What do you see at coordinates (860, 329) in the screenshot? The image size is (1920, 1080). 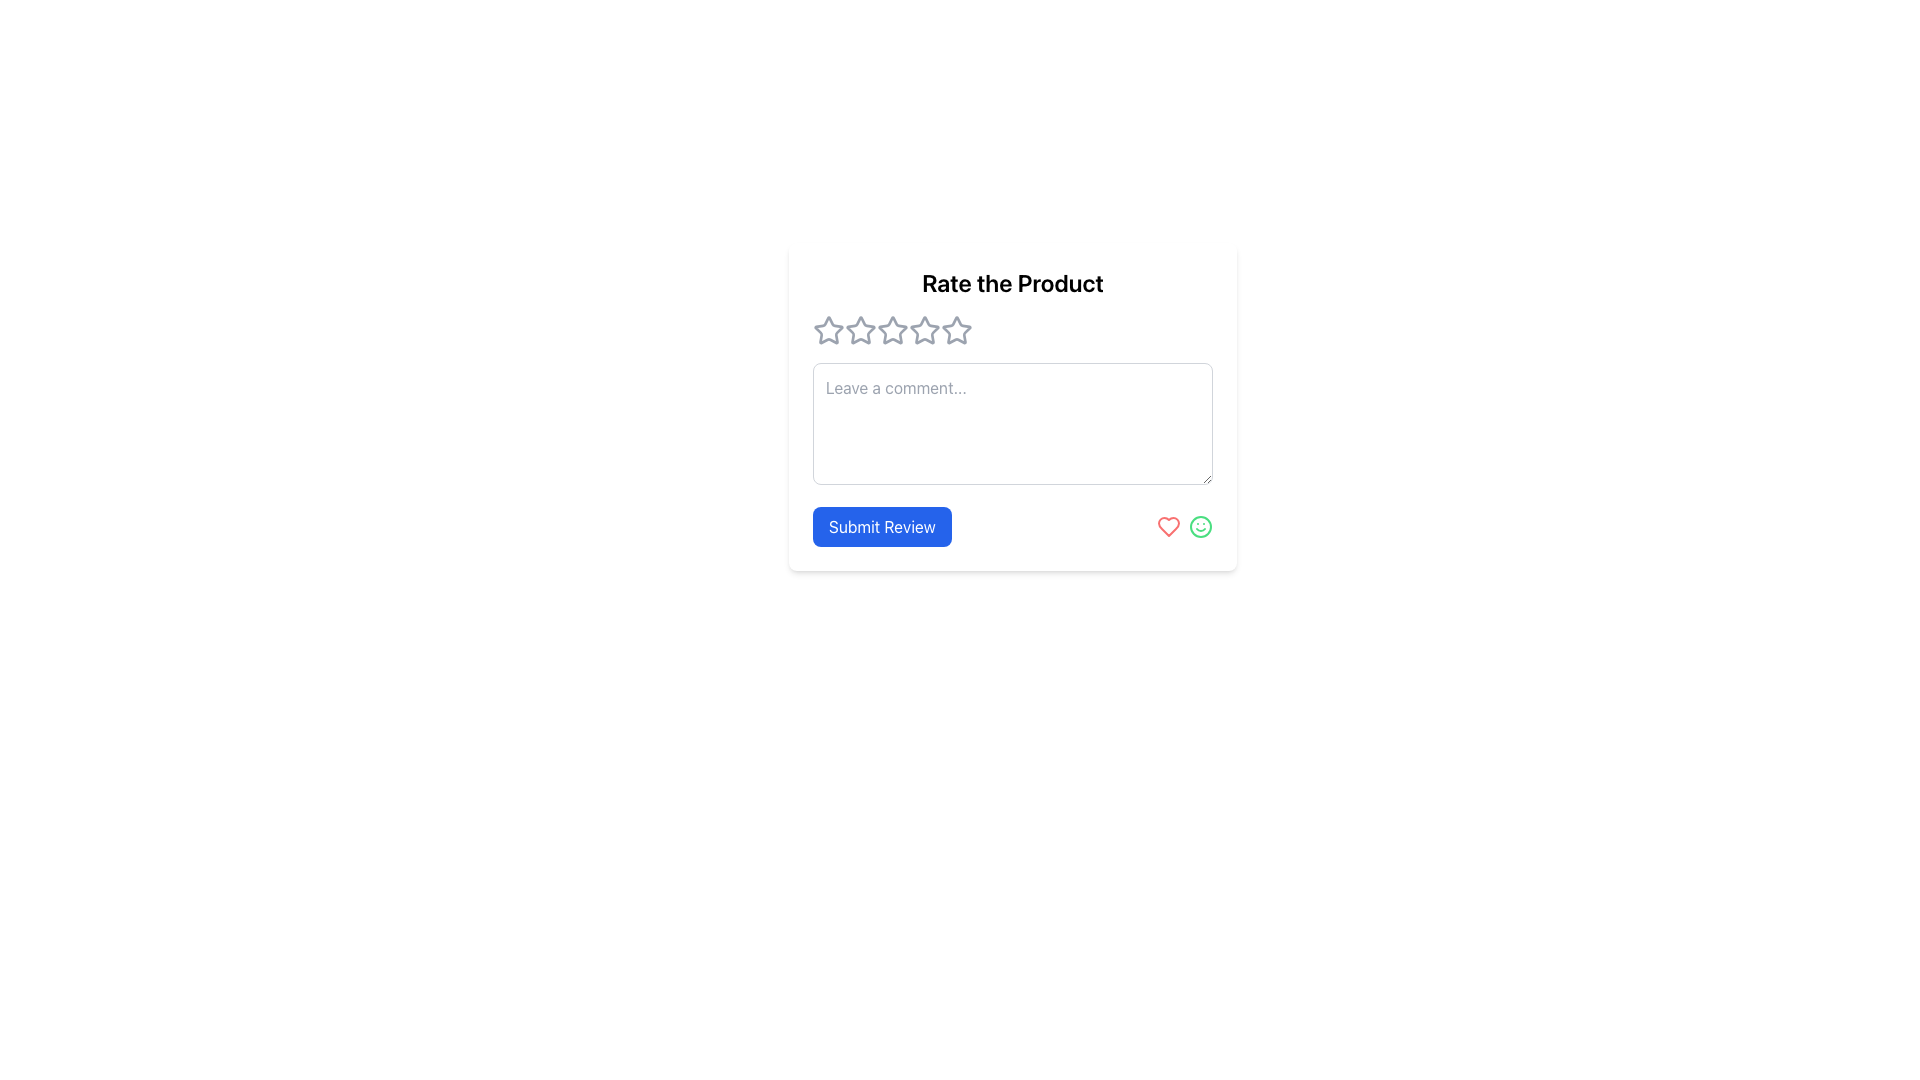 I see `the first star icon in the rating section to indicate a rating for the product, located below the 'Rate the Product' text` at bounding box center [860, 329].